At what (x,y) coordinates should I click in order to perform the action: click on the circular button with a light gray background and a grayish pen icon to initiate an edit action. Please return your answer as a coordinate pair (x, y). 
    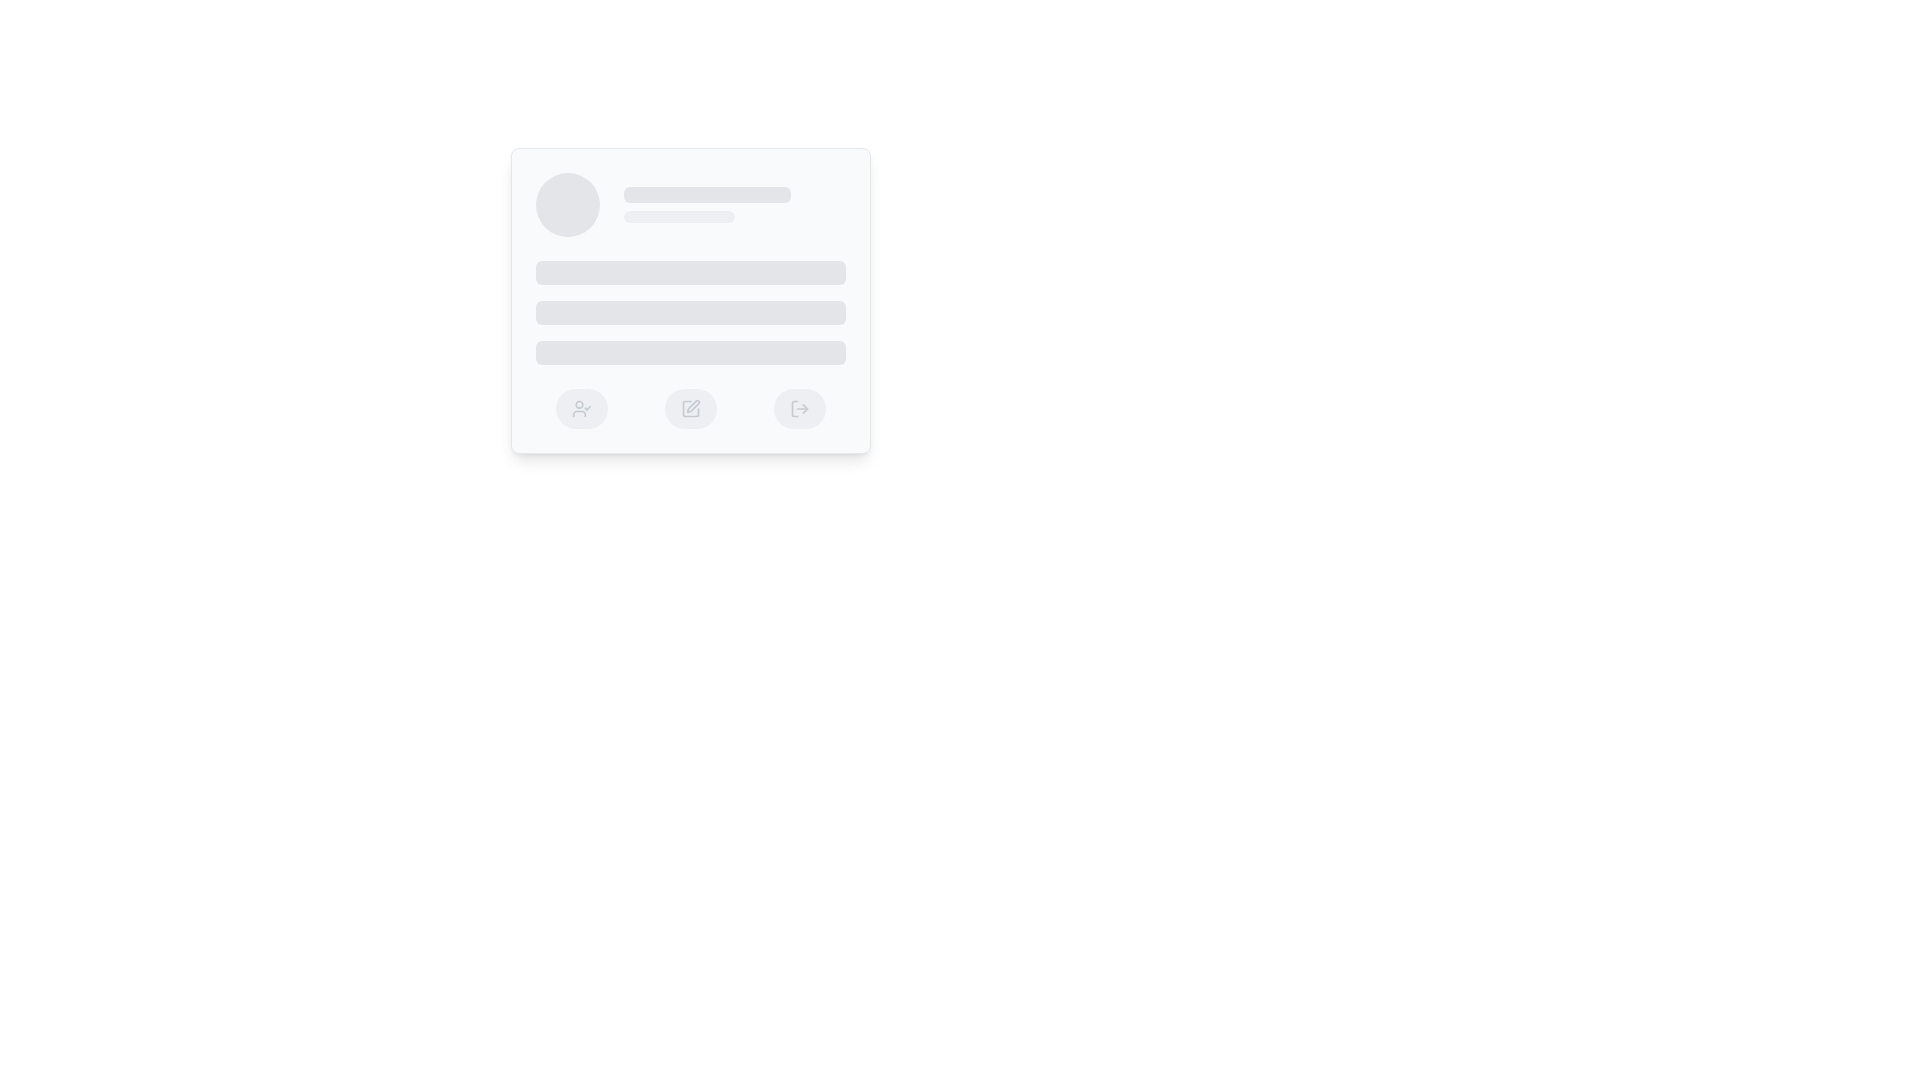
    Looking at the image, I should click on (691, 407).